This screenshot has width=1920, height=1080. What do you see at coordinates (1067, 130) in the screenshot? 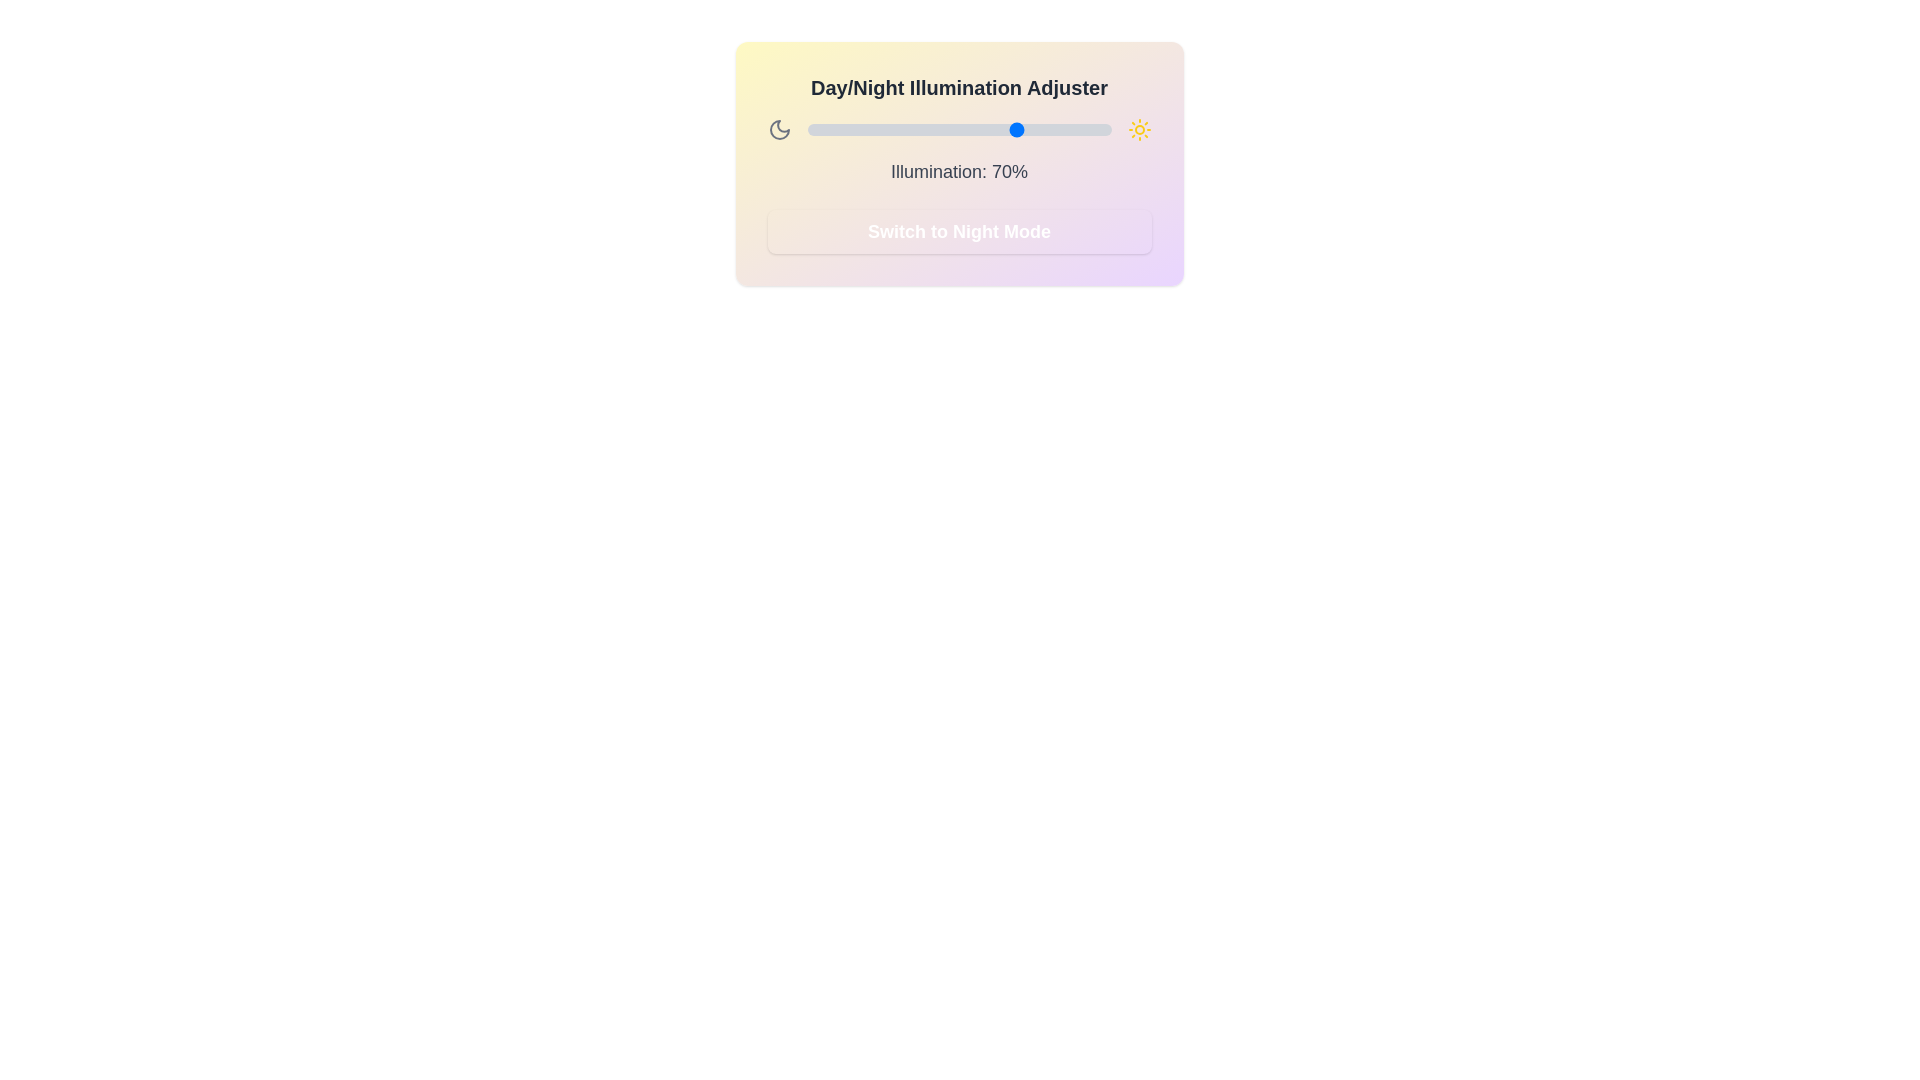
I see `the illumination level to 86% by dragging the slider` at bounding box center [1067, 130].